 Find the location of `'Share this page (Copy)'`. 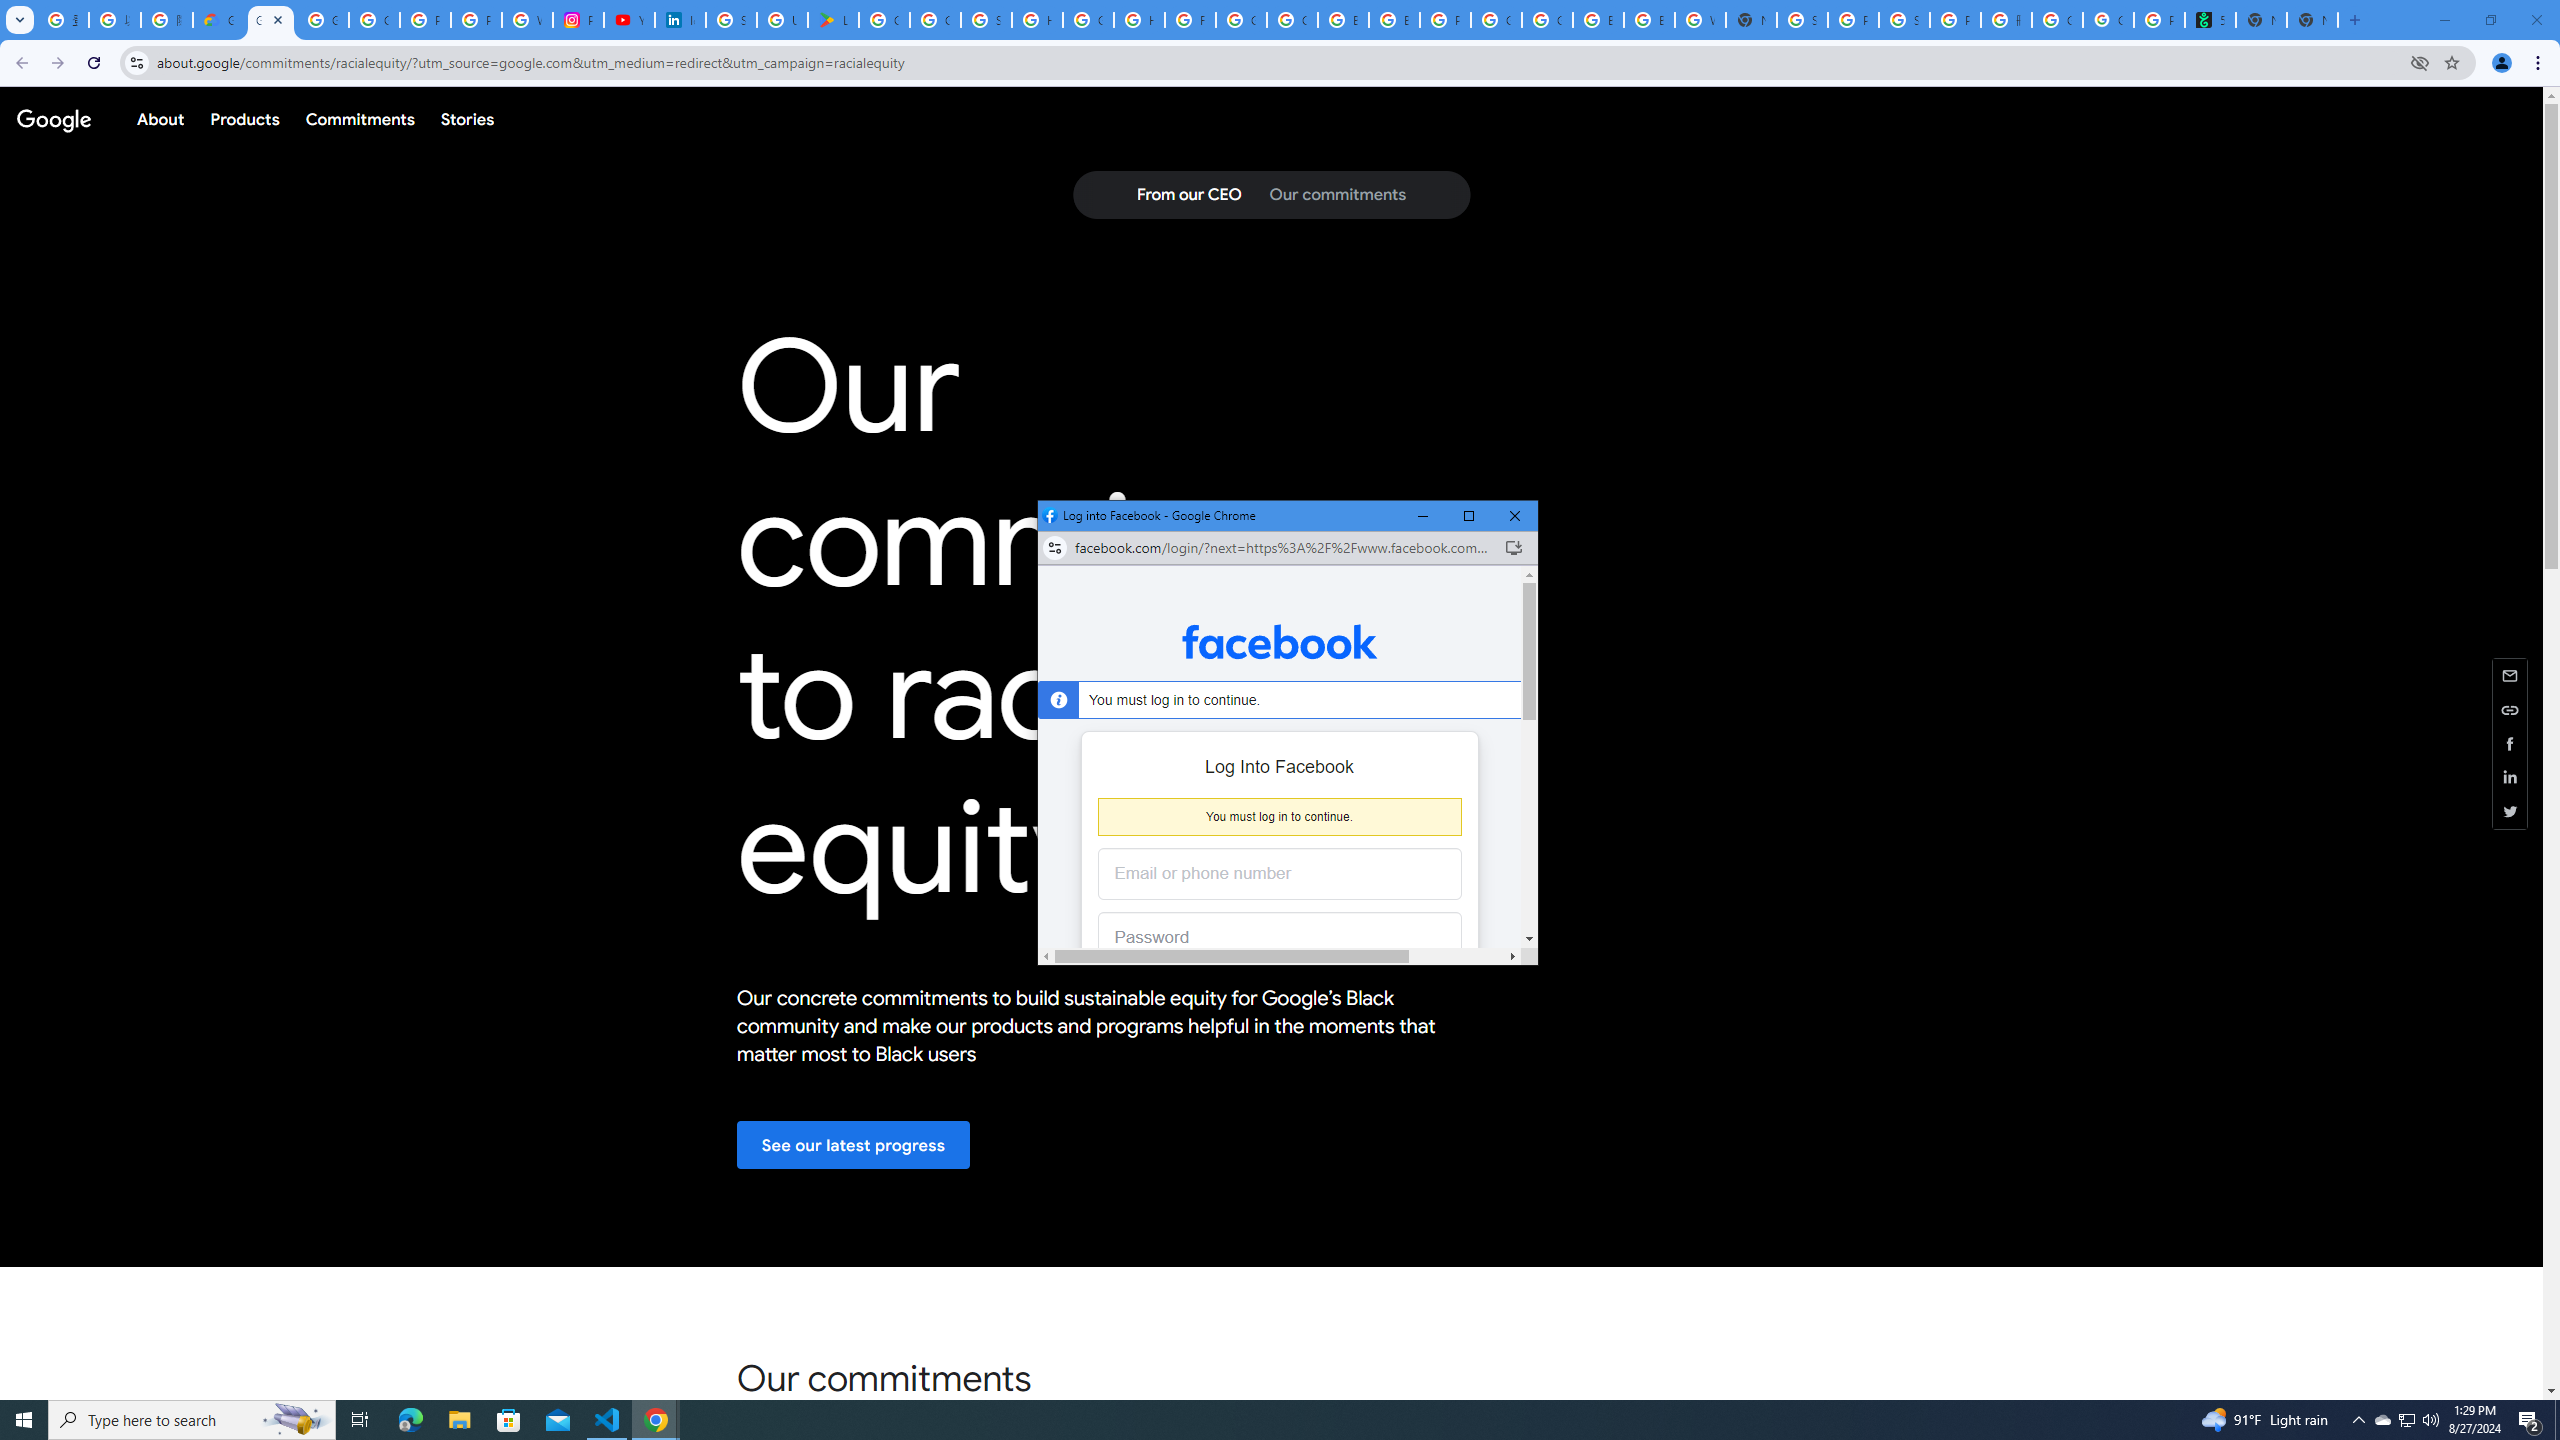

'Share this page (Copy)' is located at coordinates (2510, 708).